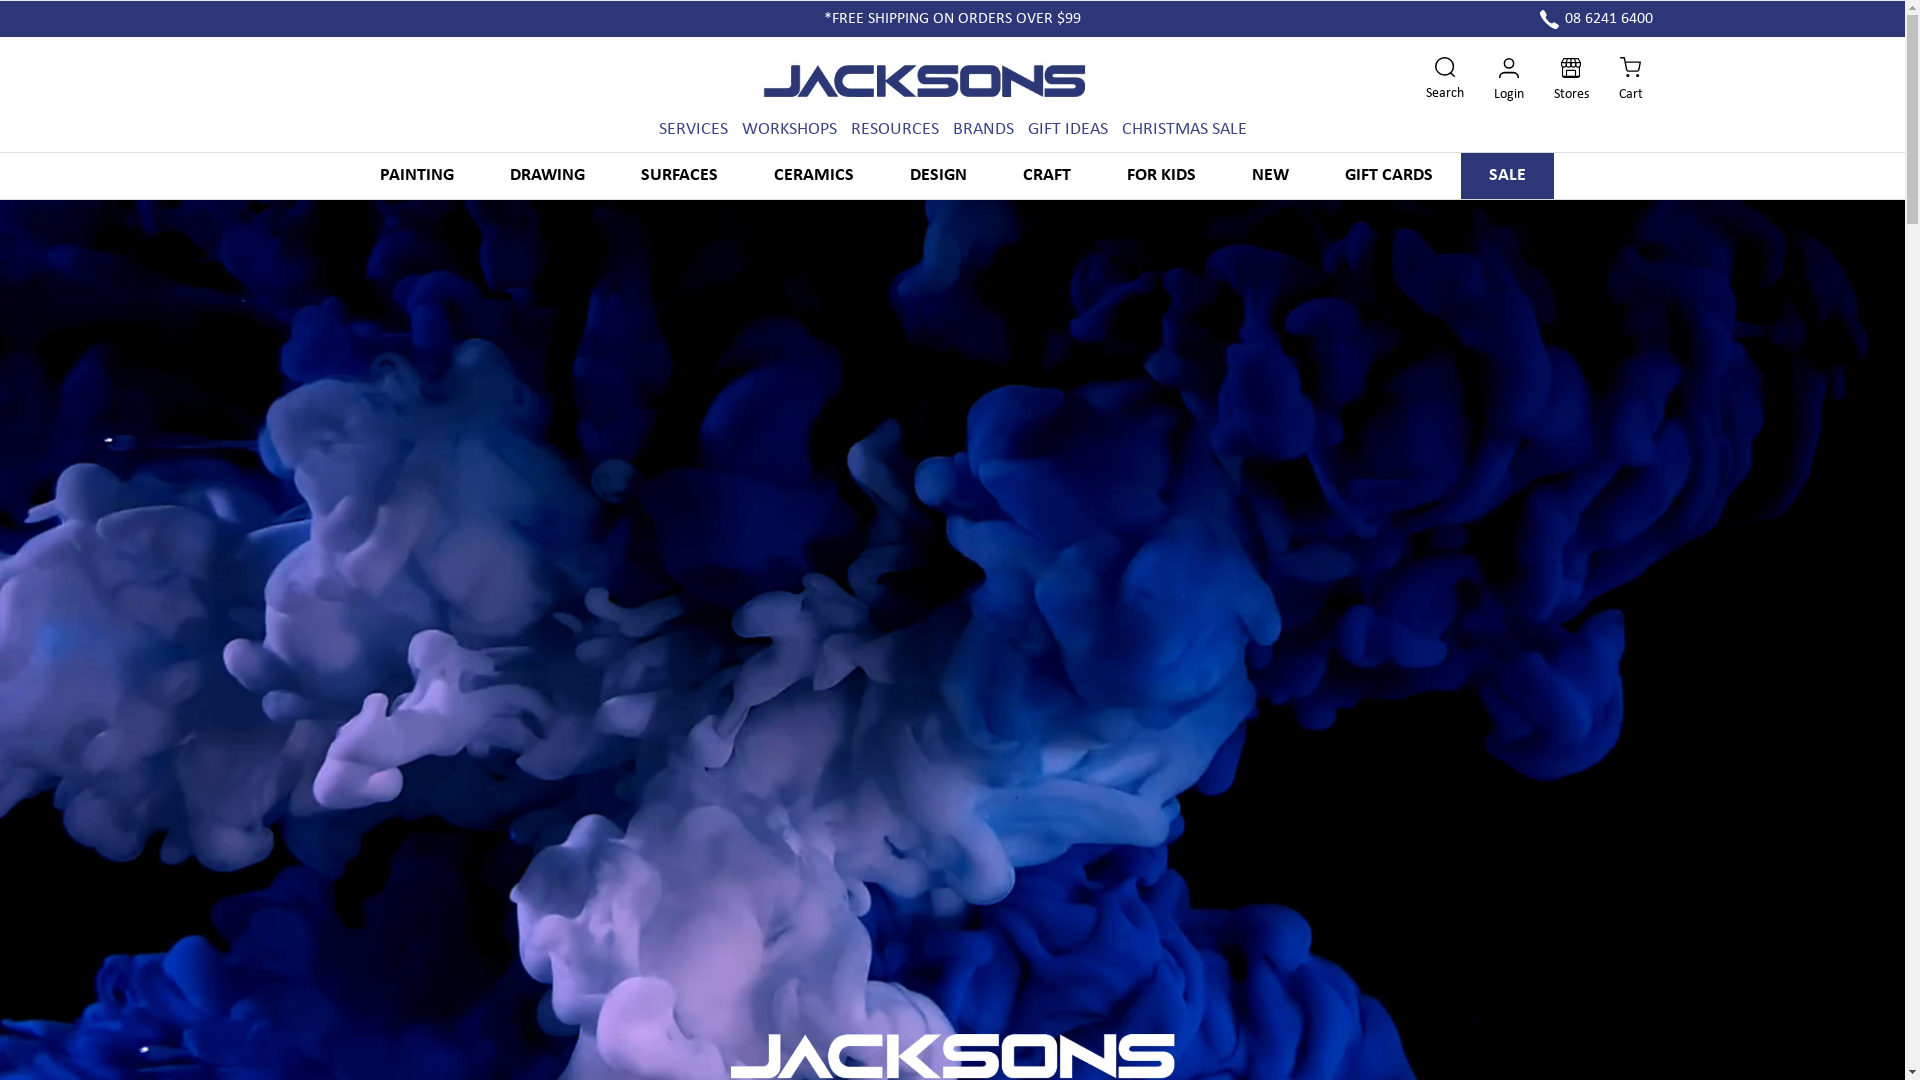  What do you see at coordinates (982, 129) in the screenshot?
I see `'BRANDS'` at bounding box center [982, 129].